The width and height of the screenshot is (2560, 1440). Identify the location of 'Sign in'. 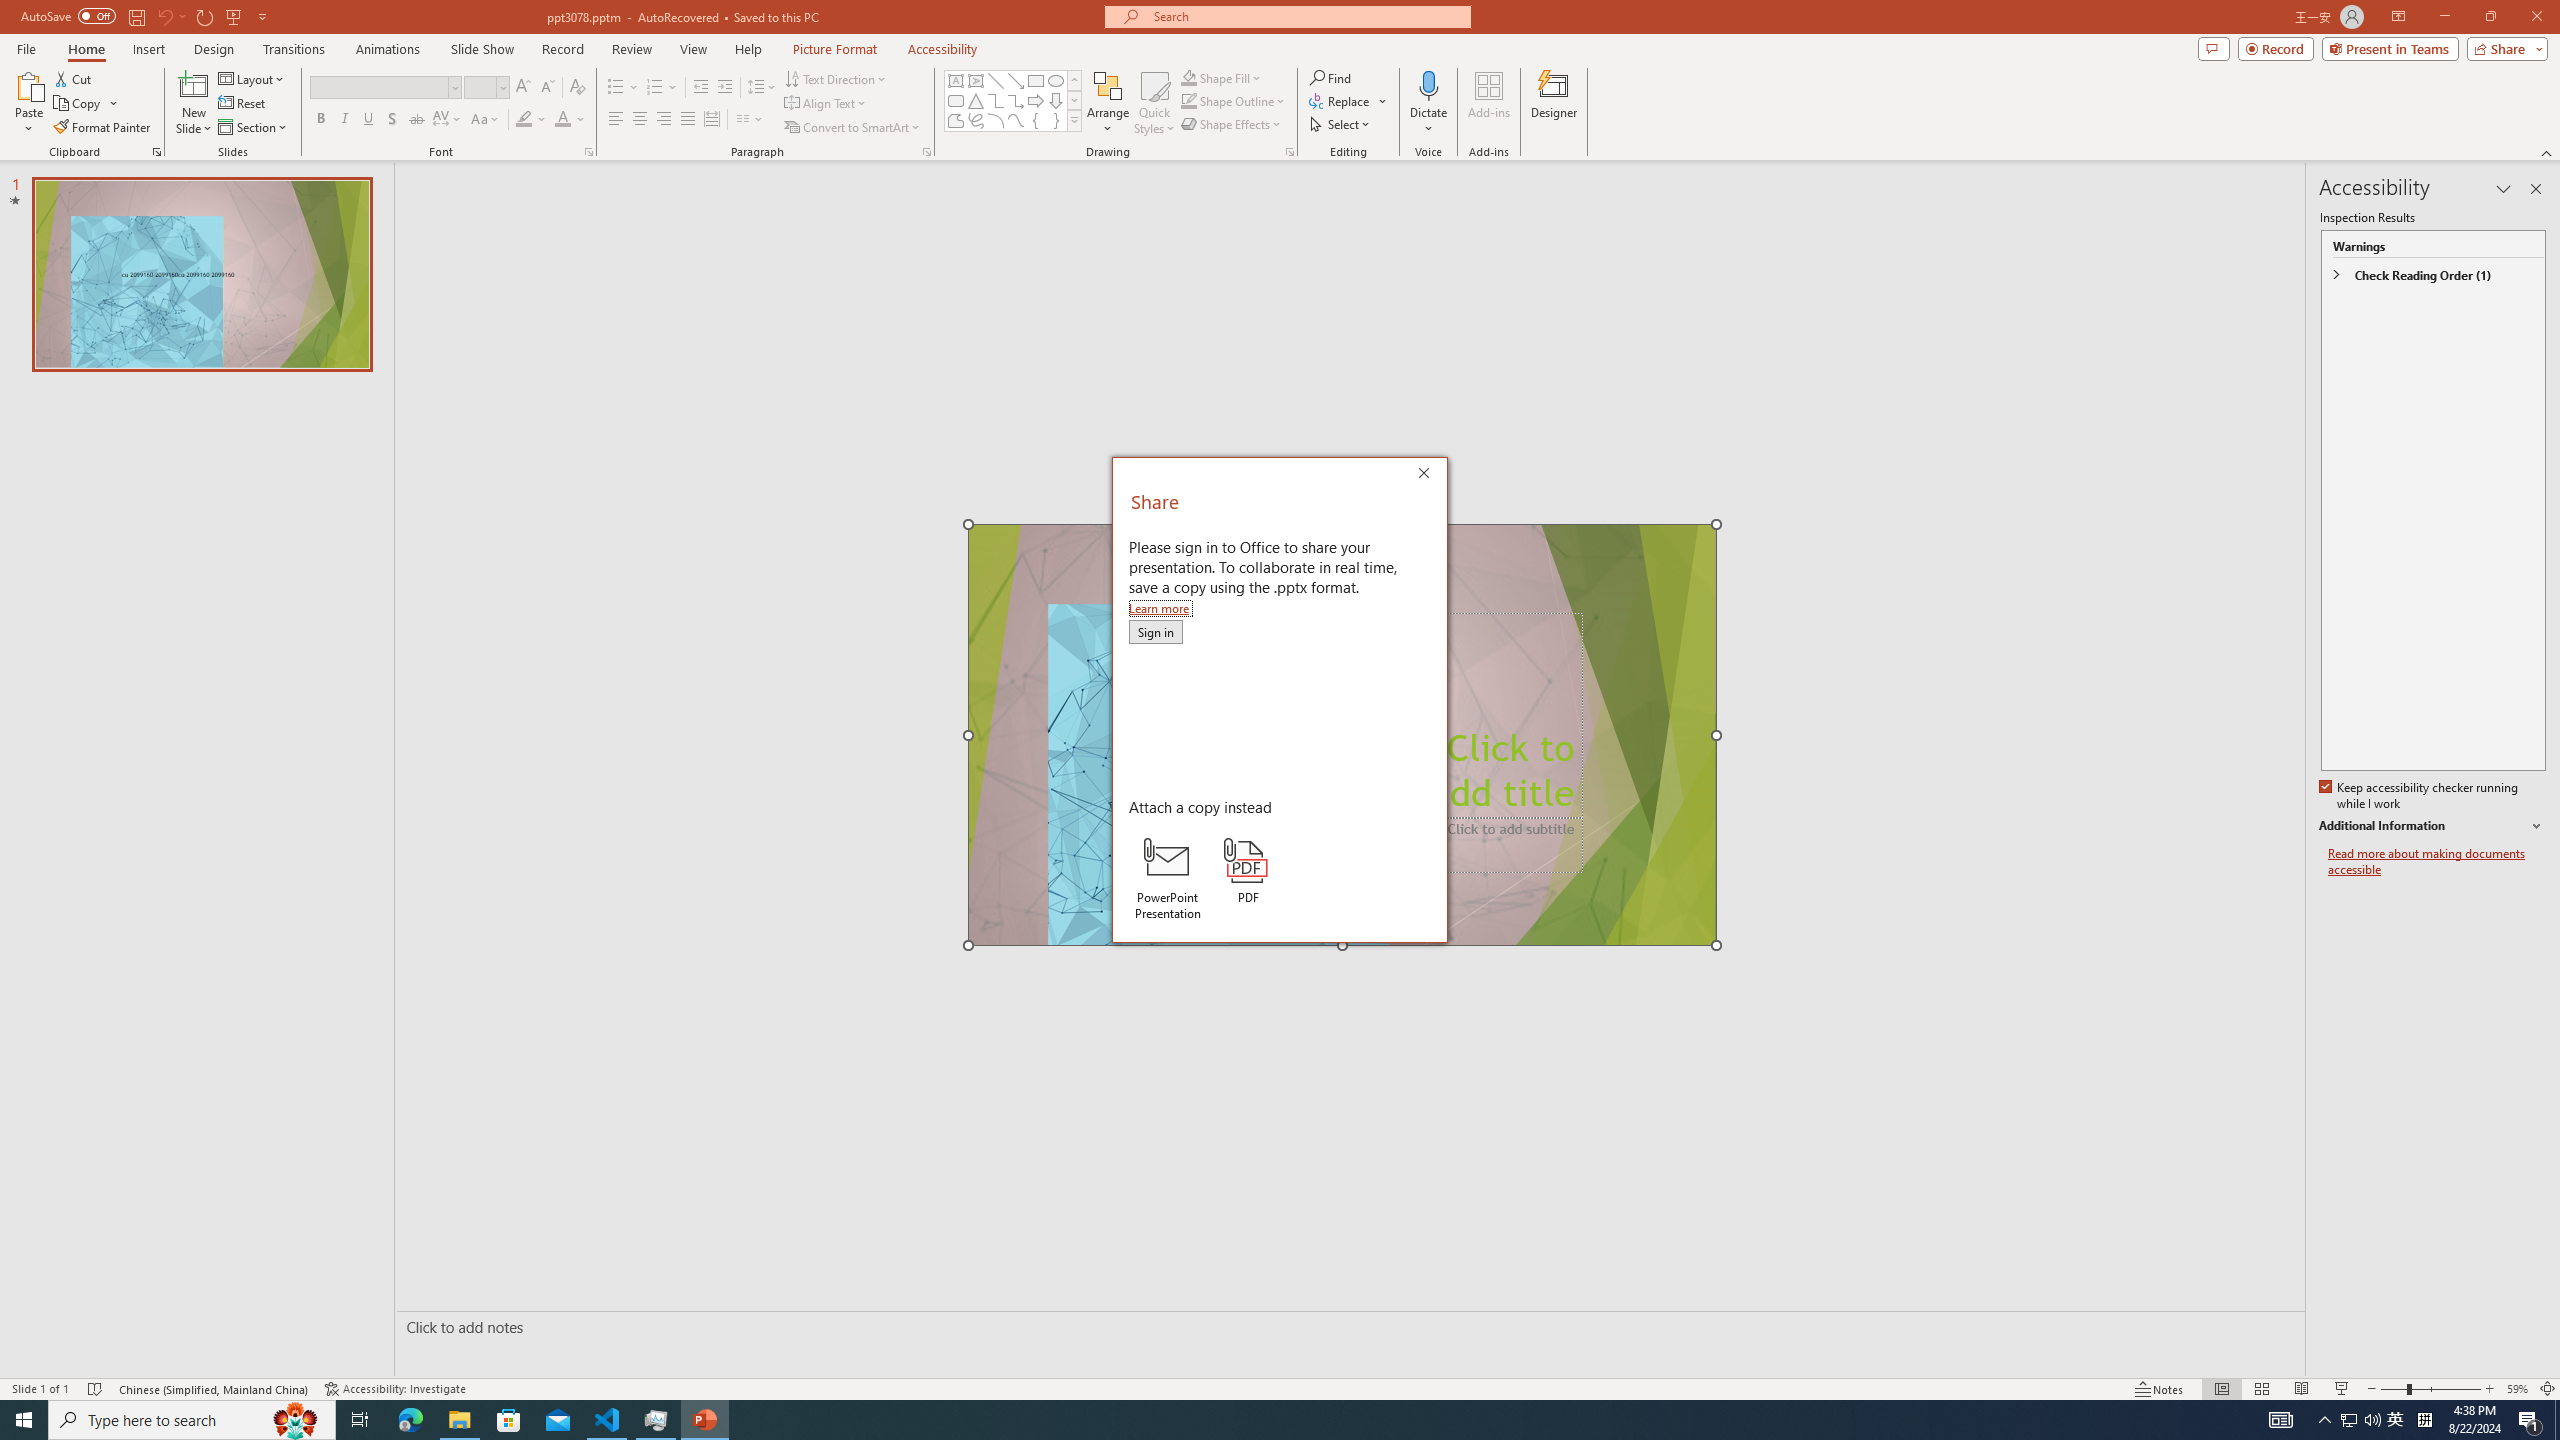
(1154, 631).